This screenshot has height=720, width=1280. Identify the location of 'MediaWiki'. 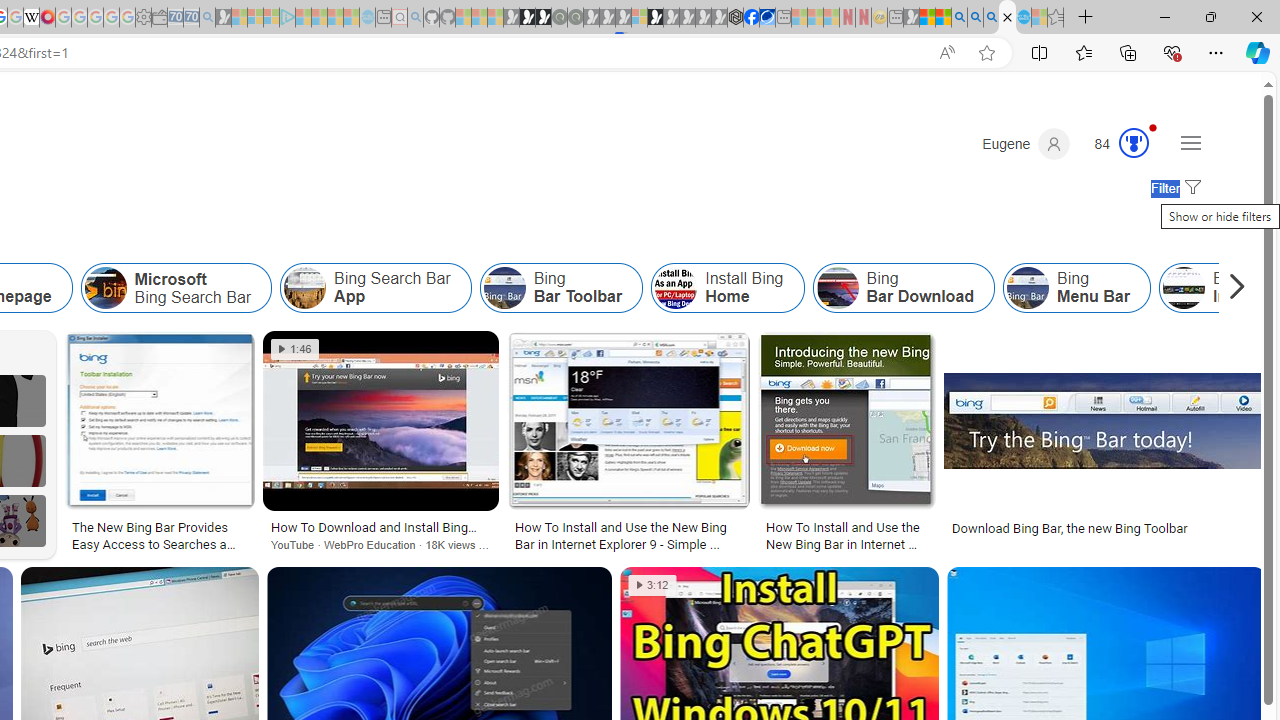
(47, 17).